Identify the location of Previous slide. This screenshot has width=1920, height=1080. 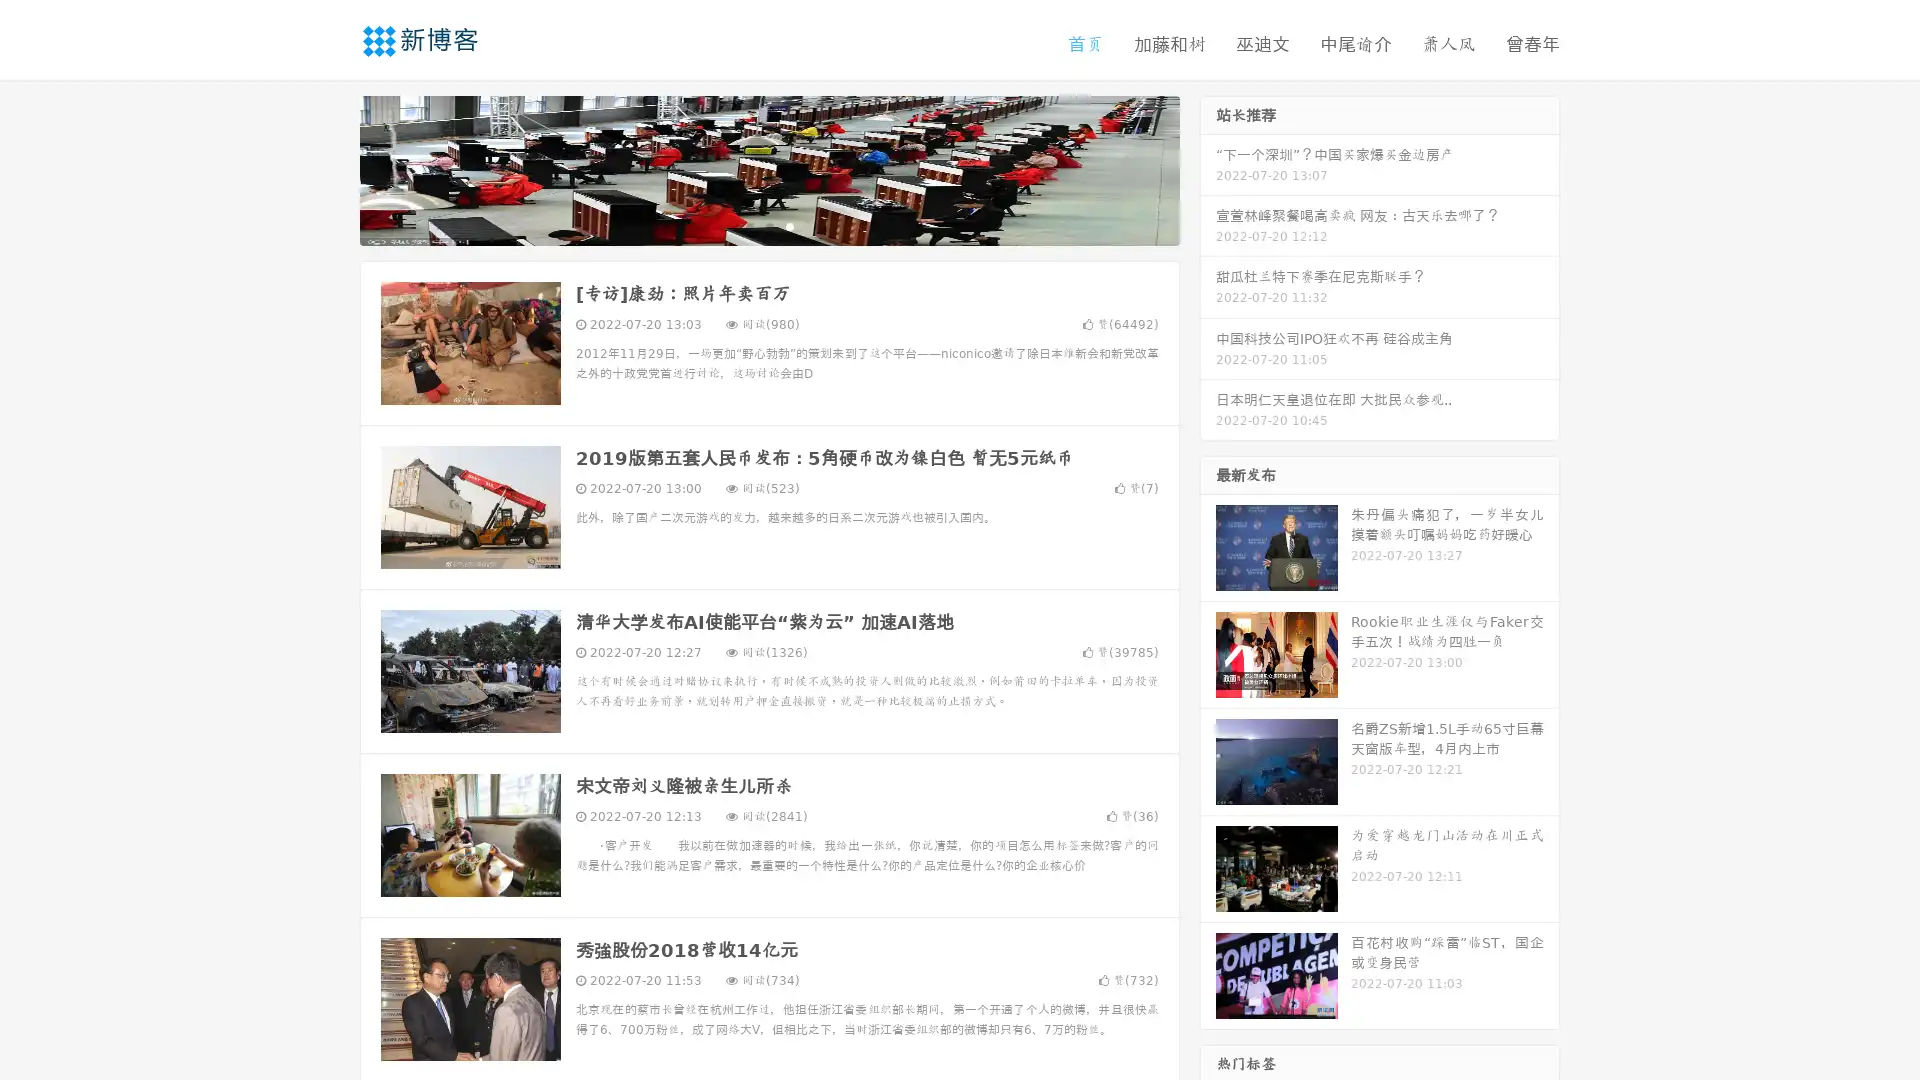
(330, 168).